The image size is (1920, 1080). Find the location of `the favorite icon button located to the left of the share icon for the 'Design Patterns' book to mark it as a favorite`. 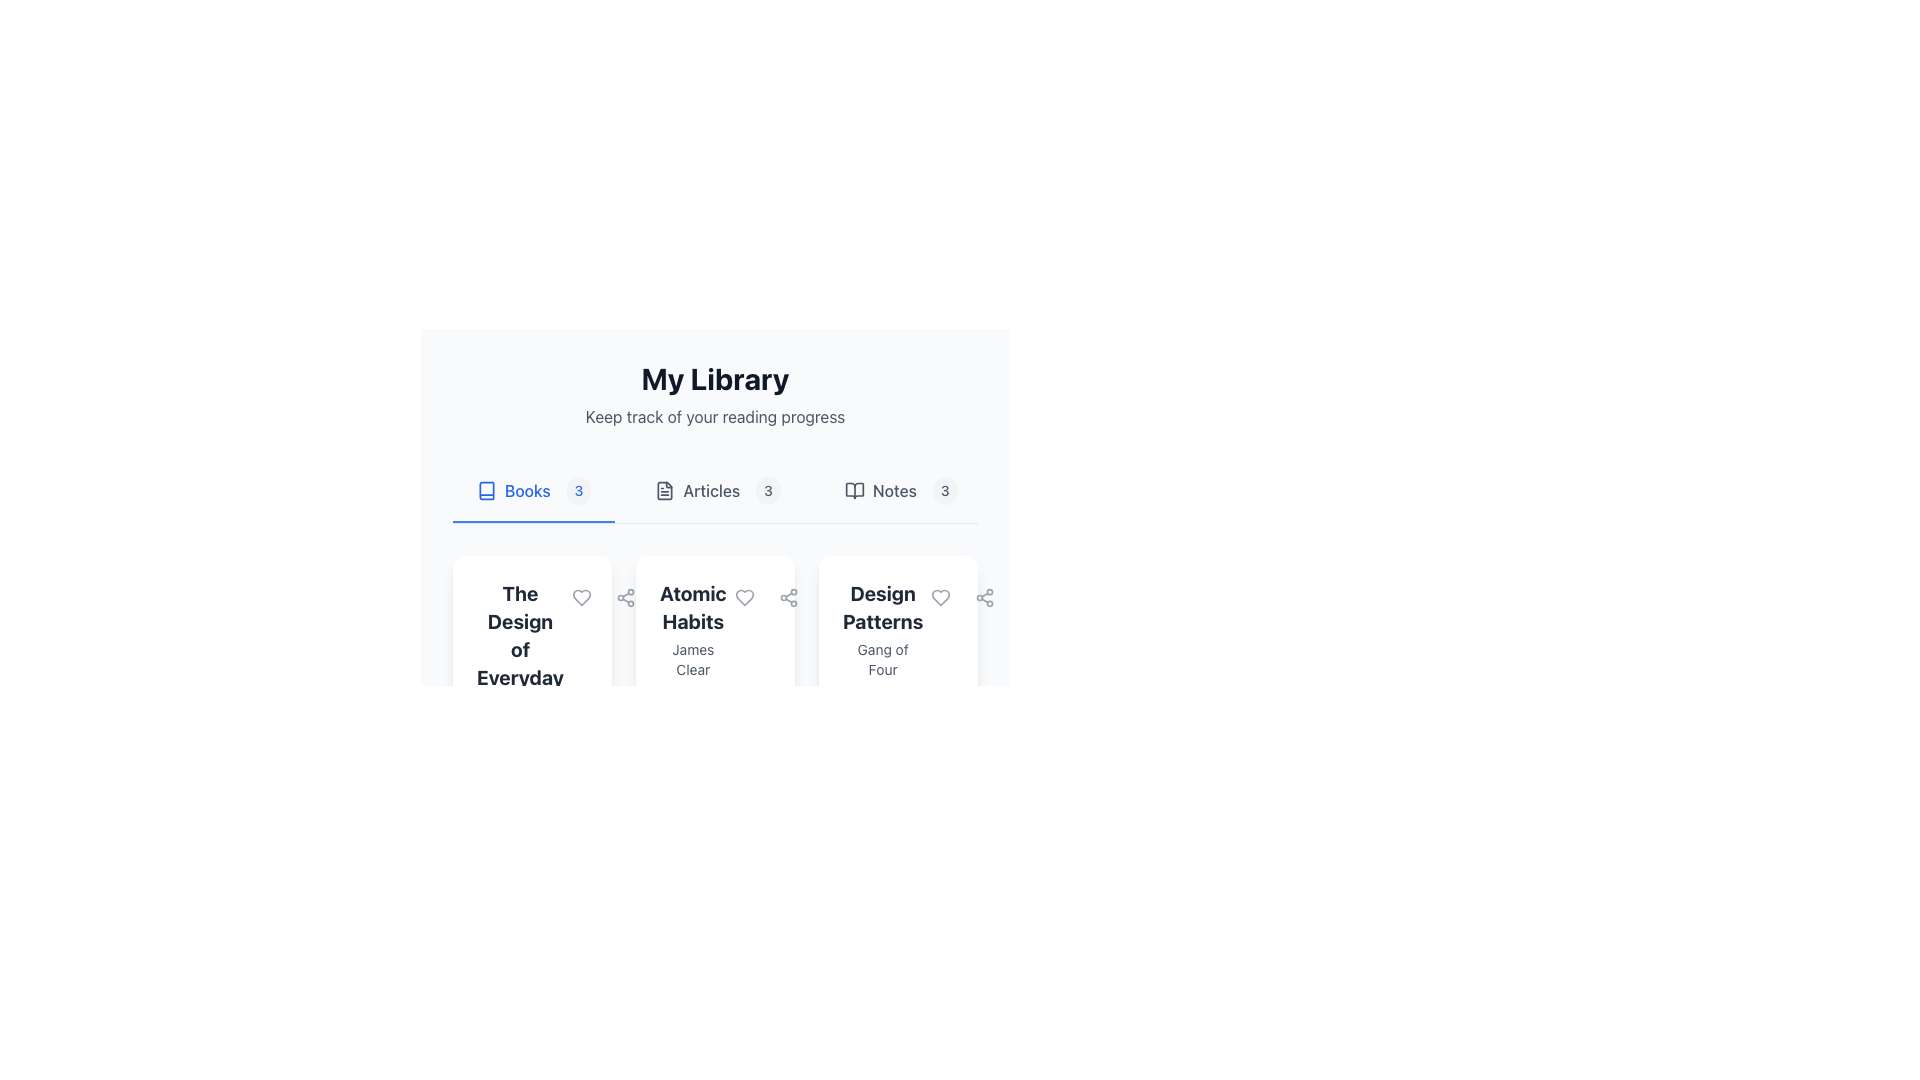

the favorite icon button located to the left of the share icon for the 'Design Patterns' book to mark it as a favorite is located at coordinates (940, 596).